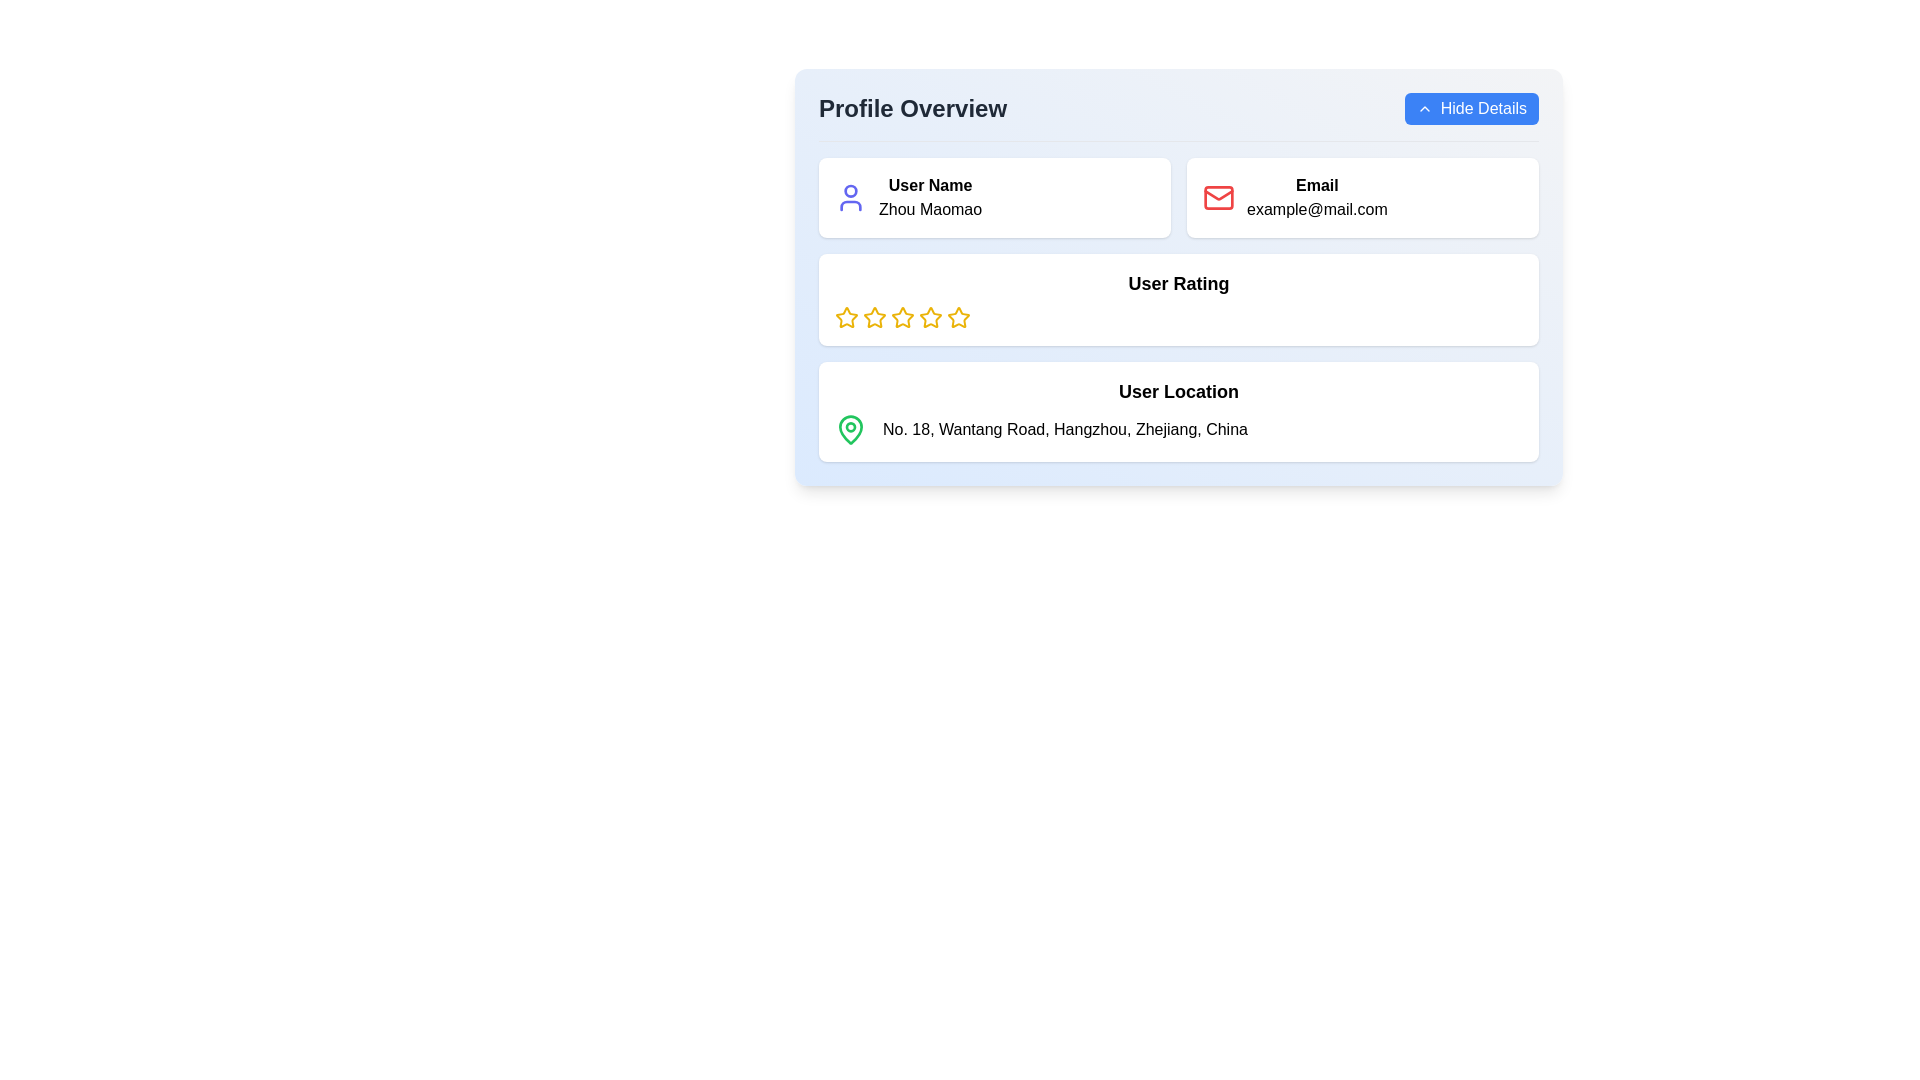  Describe the element at coordinates (929, 209) in the screenshot. I see `the Text Display element that shows 'Zhou Maomao', located below the bold header 'User Name' in the 'Profile Overview' section` at that location.